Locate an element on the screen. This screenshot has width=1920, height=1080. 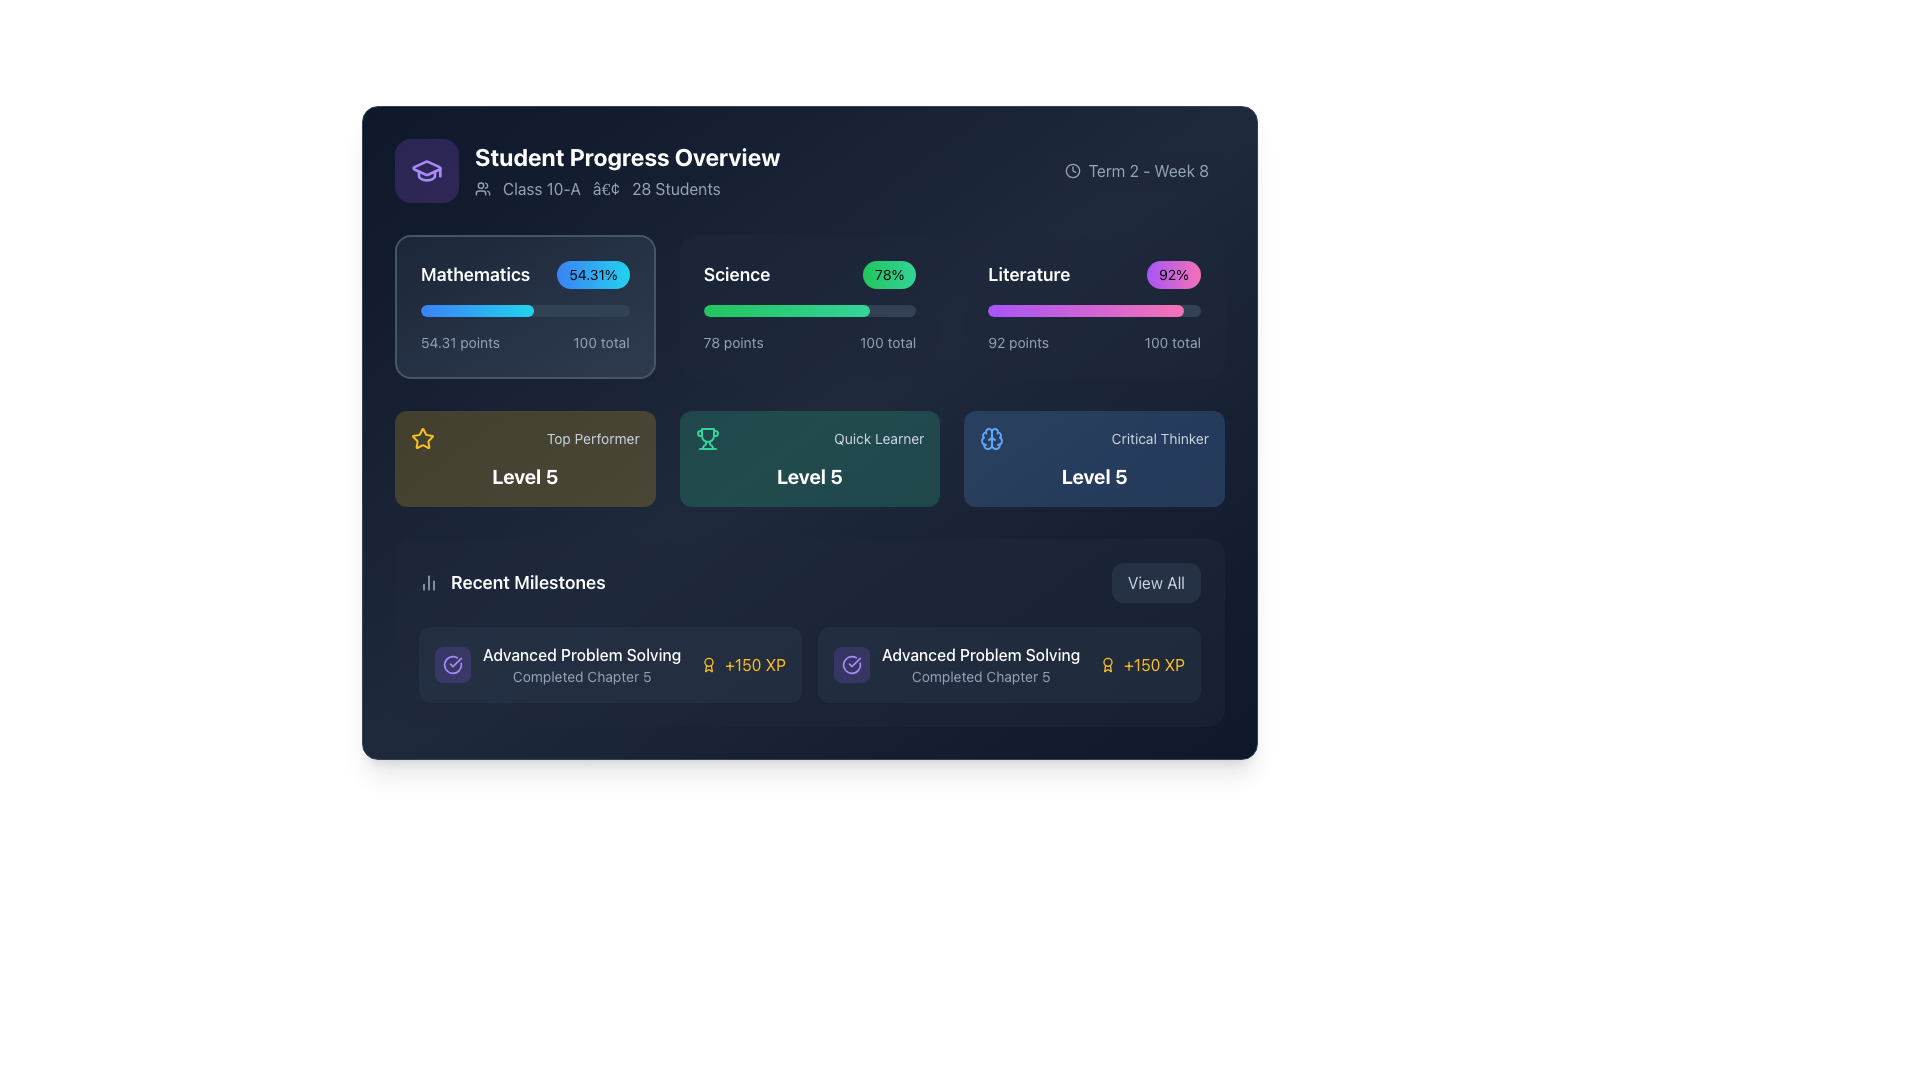
the Achievement card titled 'Advanced Problem Solving' which is located in the Recent Milestones section at the bottom-left corner of the interface is located at coordinates (609, 664).